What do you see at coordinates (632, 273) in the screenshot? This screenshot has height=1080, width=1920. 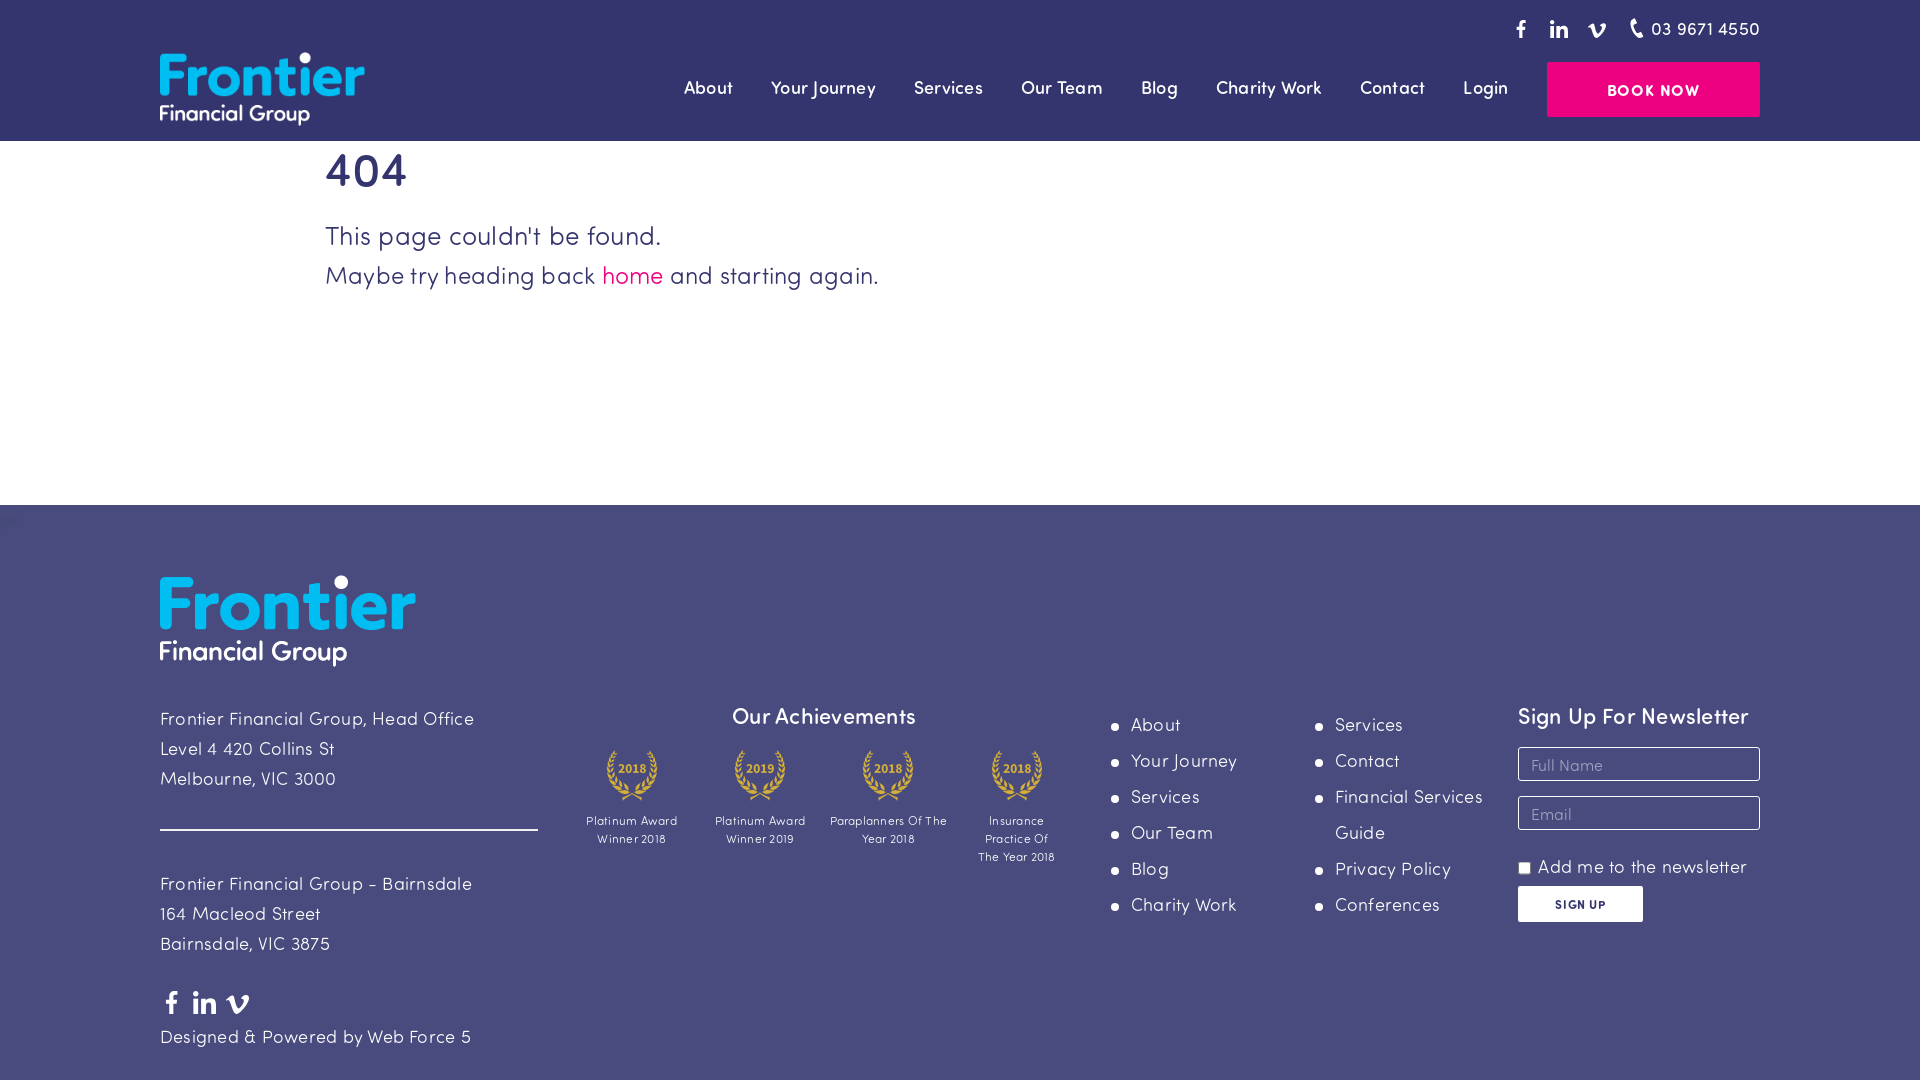 I see `'home'` at bounding box center [632, 273].